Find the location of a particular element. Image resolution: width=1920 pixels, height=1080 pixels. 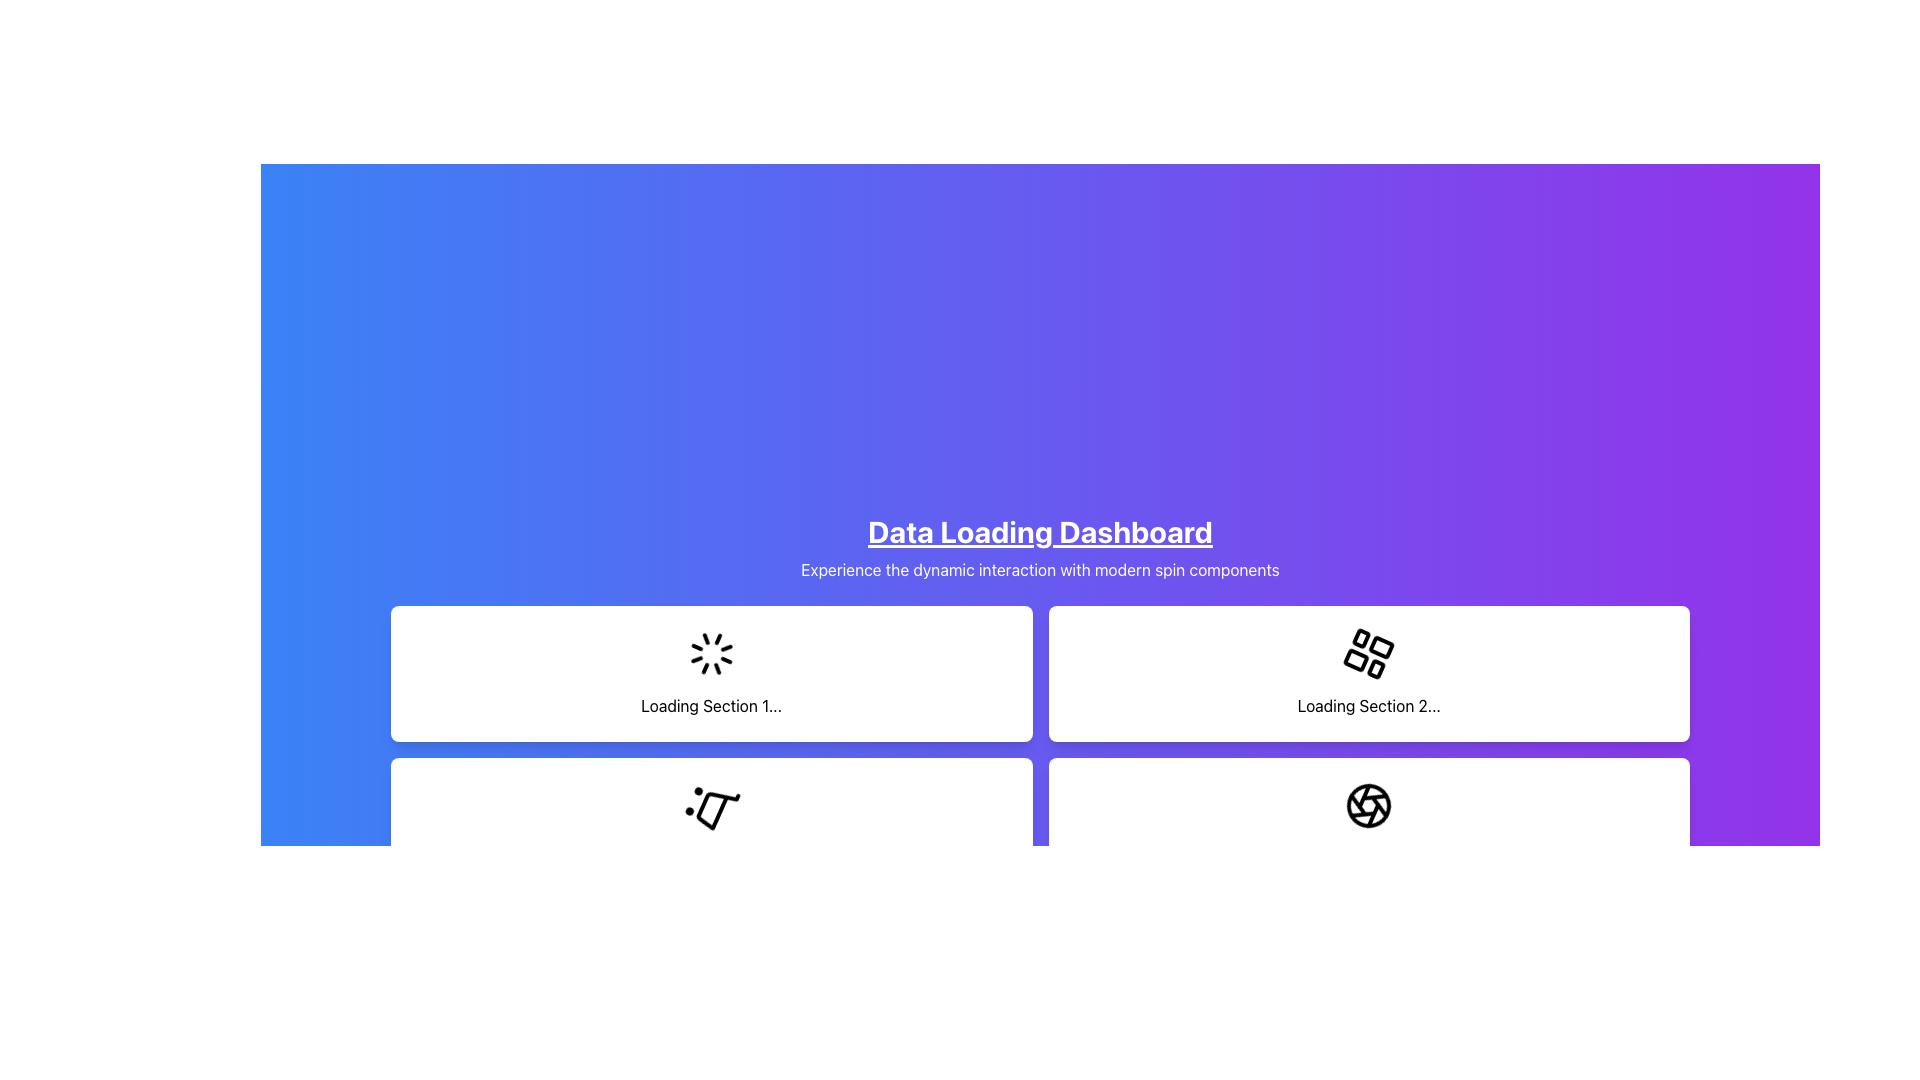

the animation behavior of the fourth SVG rectangle element located in the bottom-left corner of the loading section in the dashboard interface is located at coordinates (1374, 638).